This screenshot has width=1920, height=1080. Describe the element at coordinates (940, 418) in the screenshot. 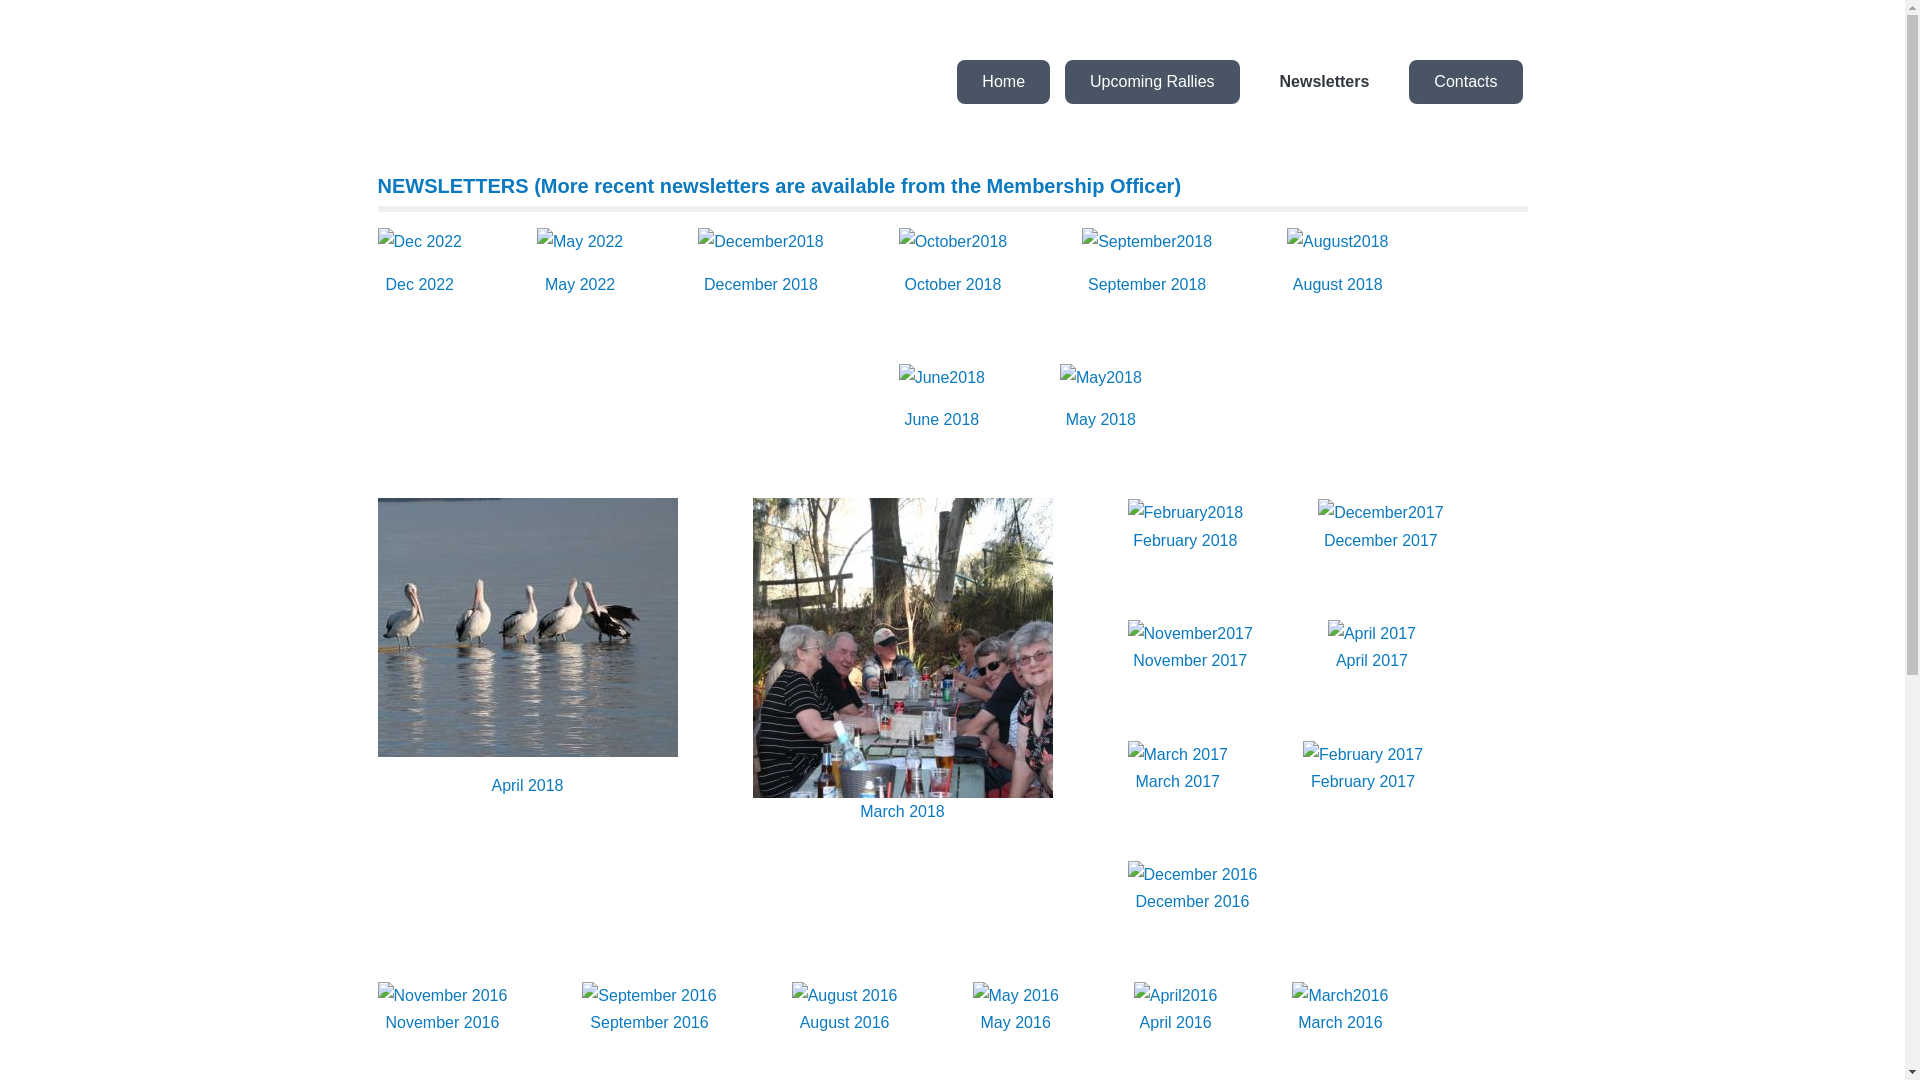

I see `'June 2018'` at that location.